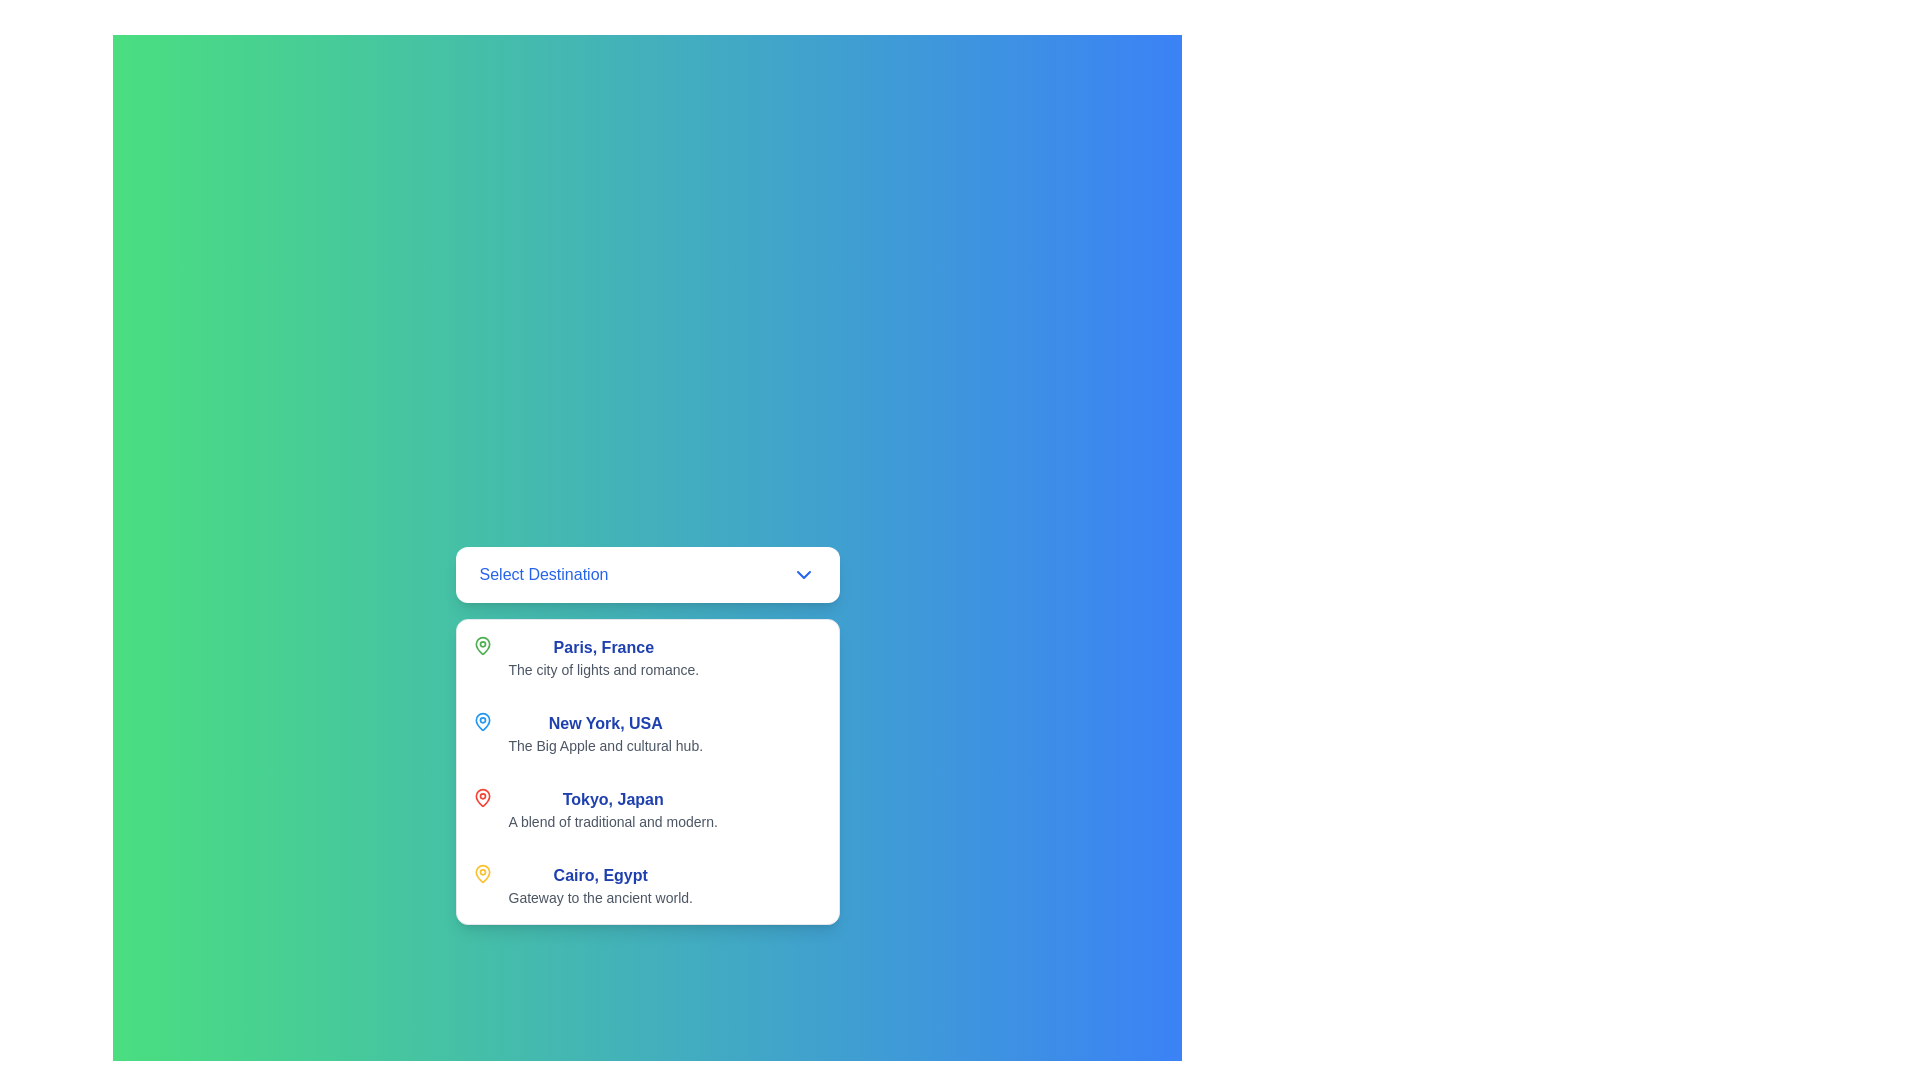 The image size is (1920, 1080). I want to click on the text label displaying 'A blend of traditional and modern.' which is positioned below 'Tokyo, Japan' in the dropdown menu of travel locations, so click(612, 821).